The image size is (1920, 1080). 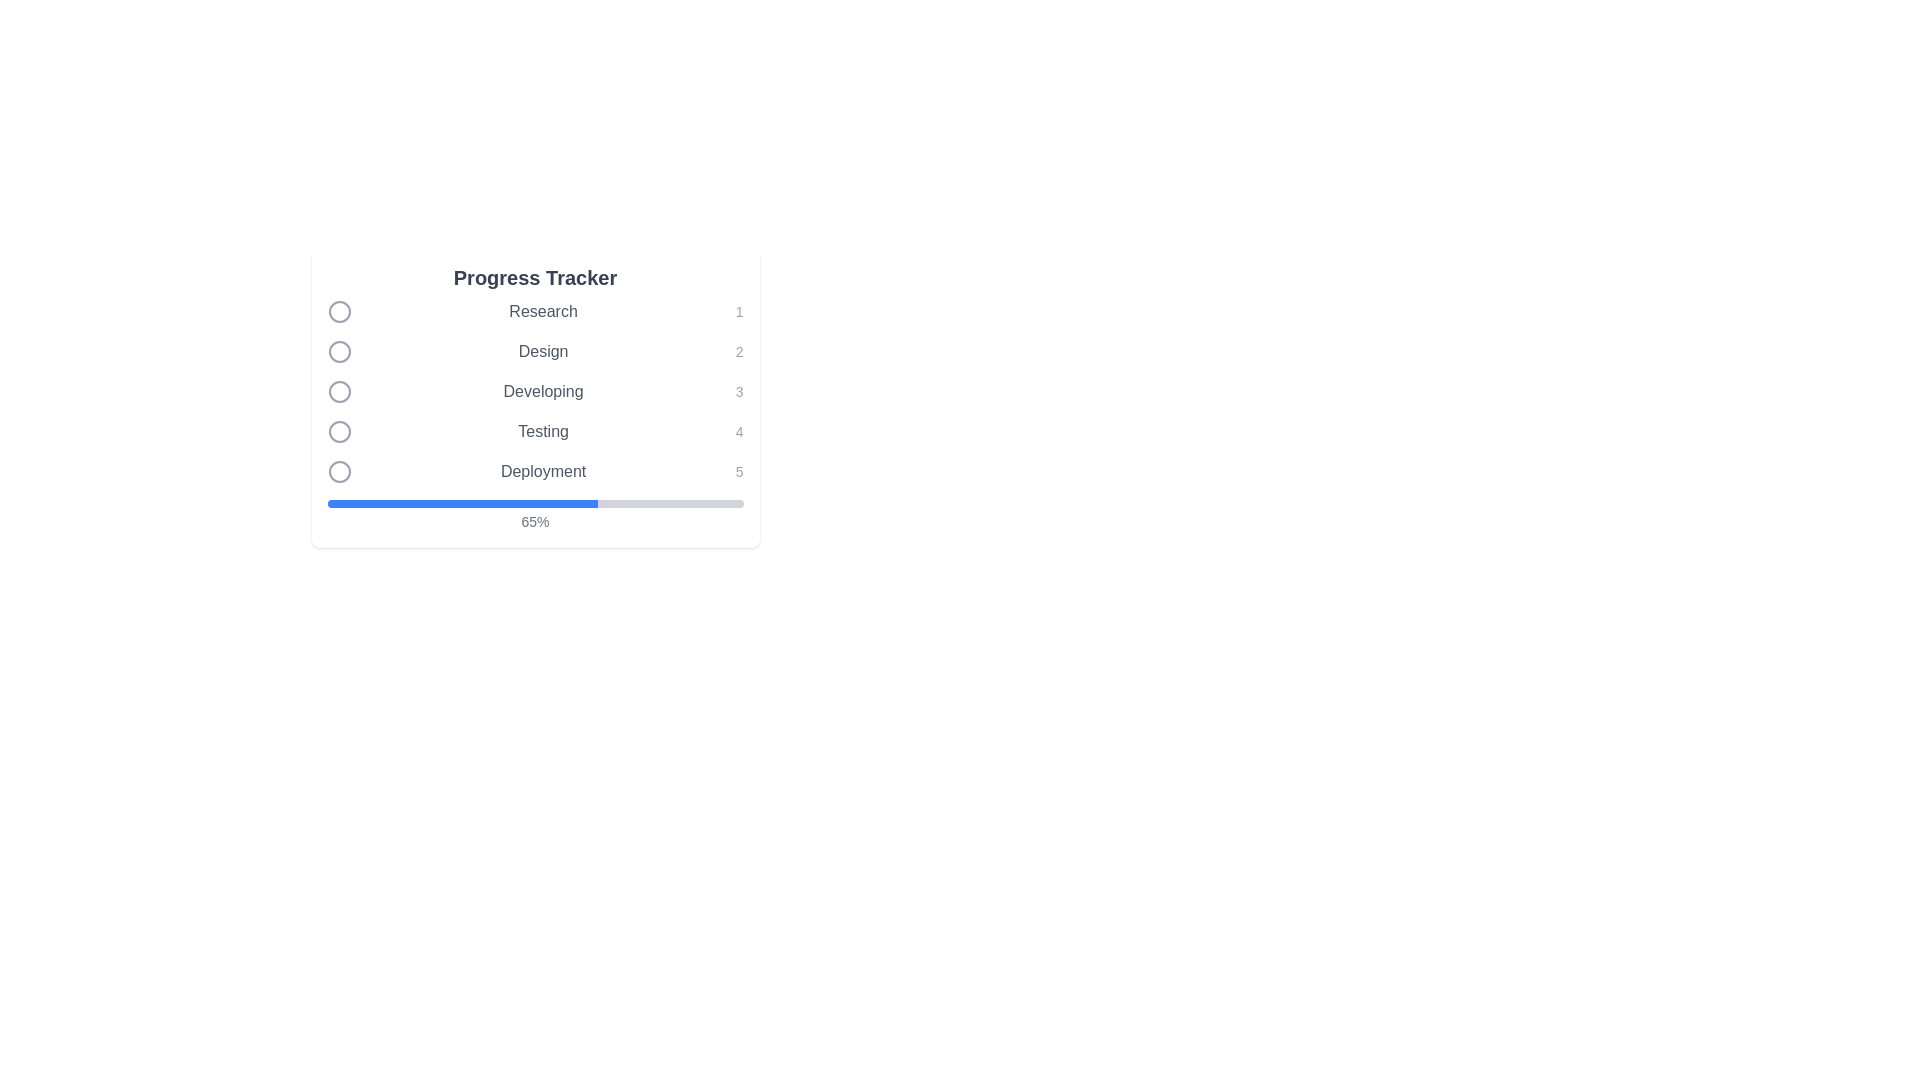 I want to click on the static informational label displaying '65%' which is styled in a small, gray font and positioned below the progress bar, so click(x=535, y=520).